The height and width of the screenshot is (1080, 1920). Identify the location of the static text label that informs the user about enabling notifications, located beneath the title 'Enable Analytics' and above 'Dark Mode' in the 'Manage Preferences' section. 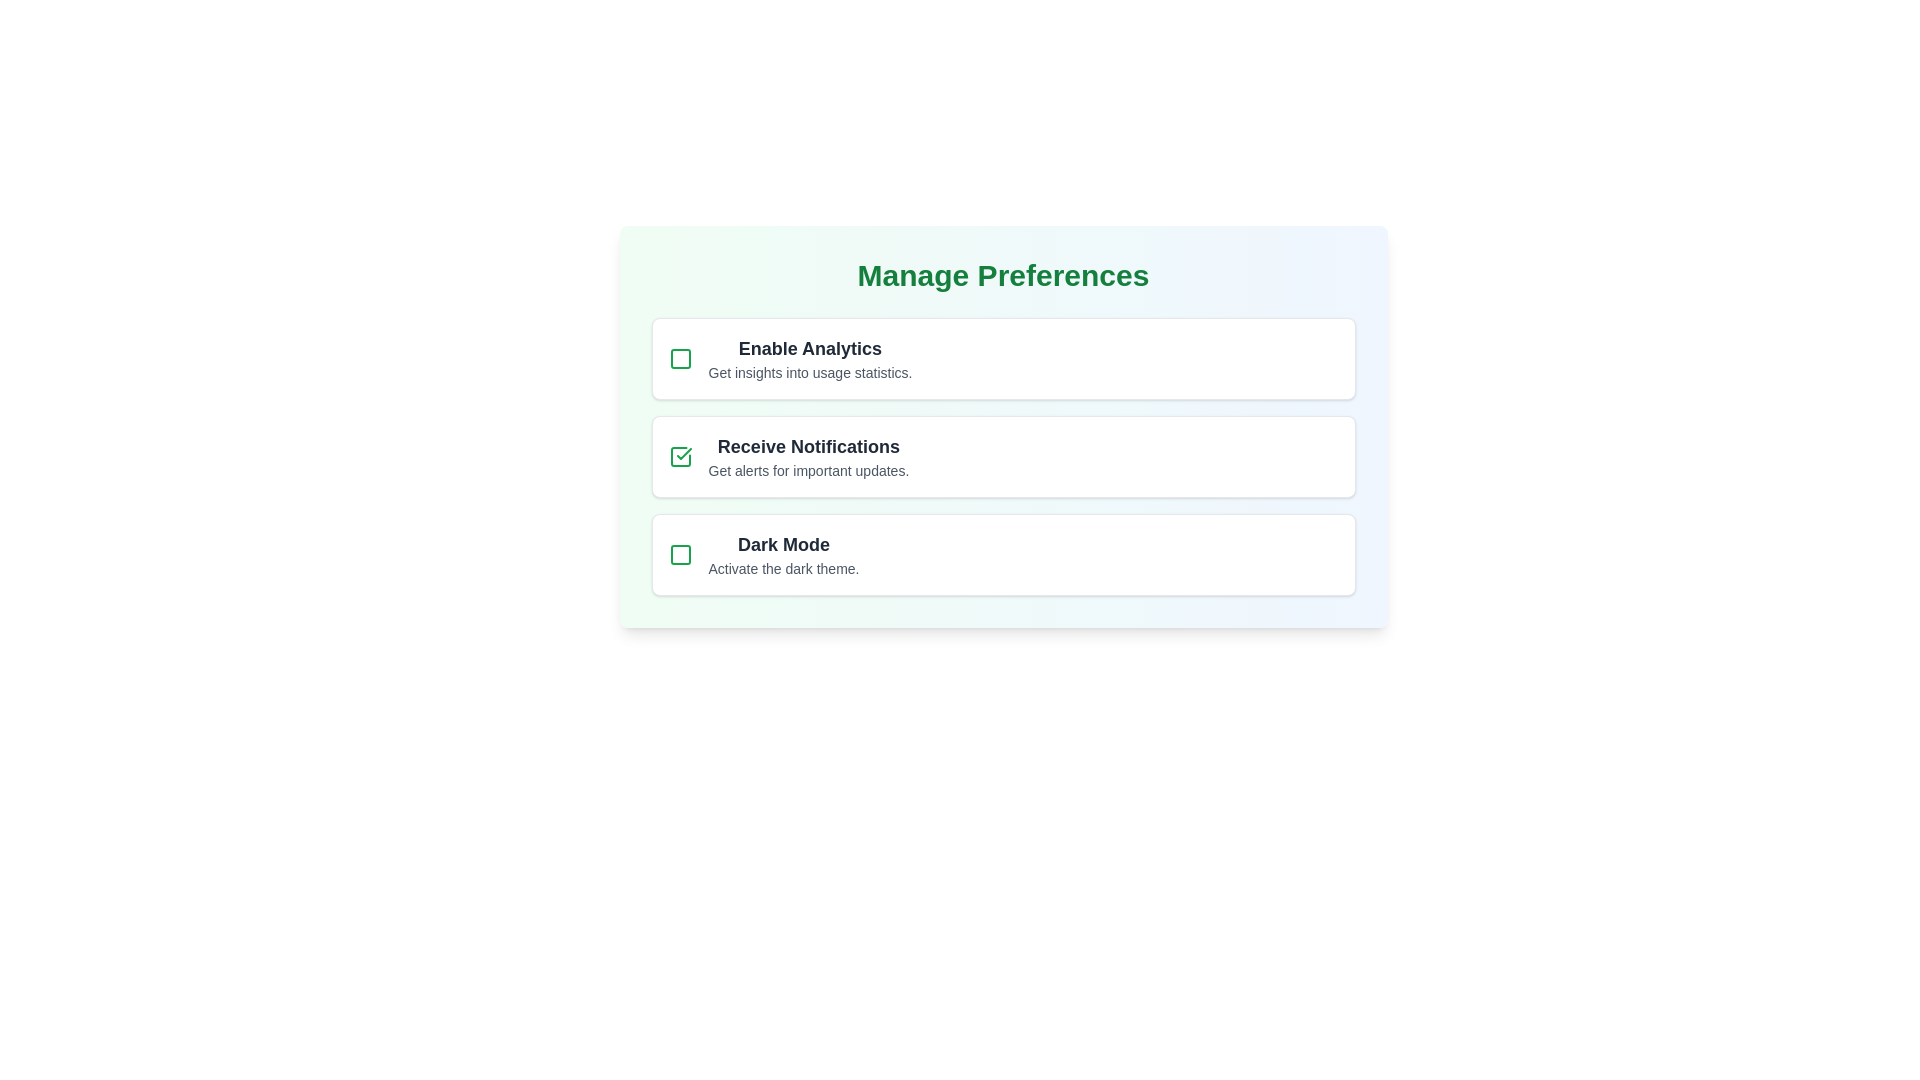
(808, 446).